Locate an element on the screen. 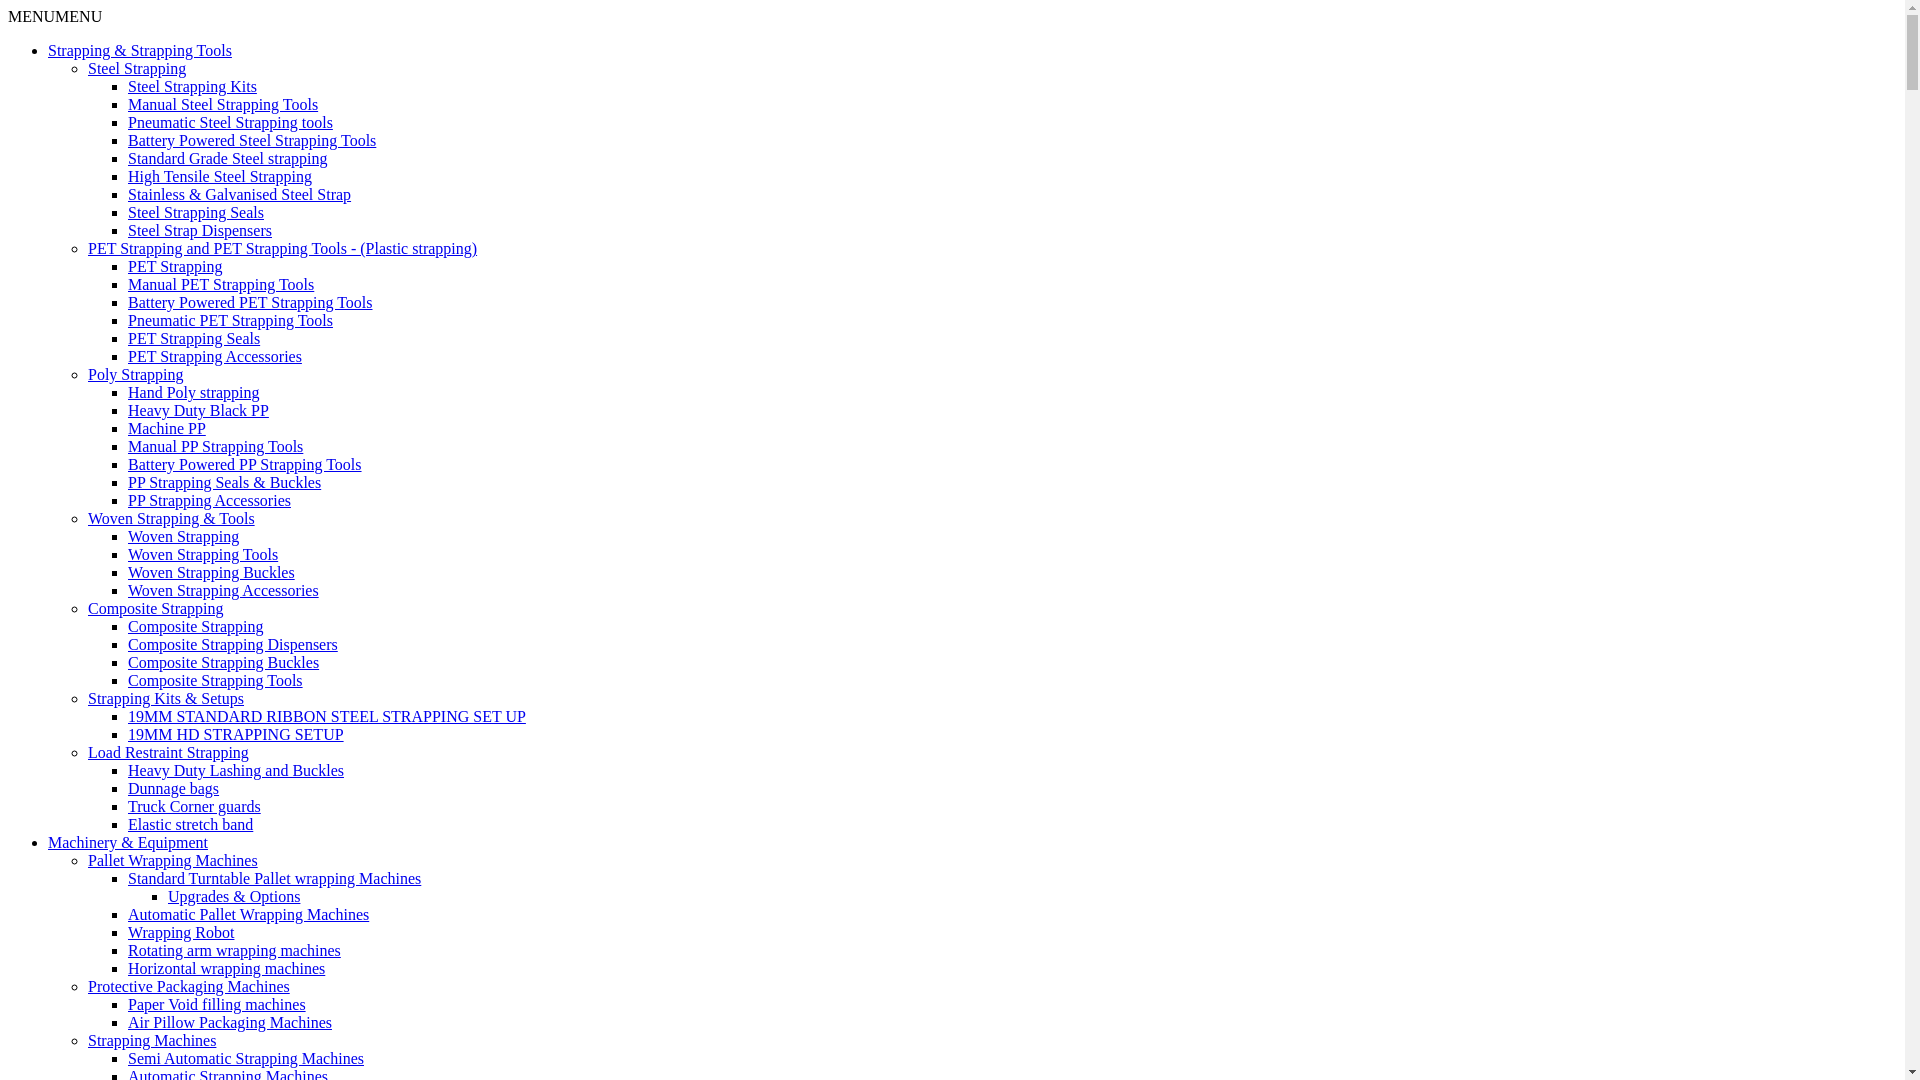 The width and height of the screenshot is (1920, 1080). 'Elastic stretch band' is located at coordinates (190, 824).